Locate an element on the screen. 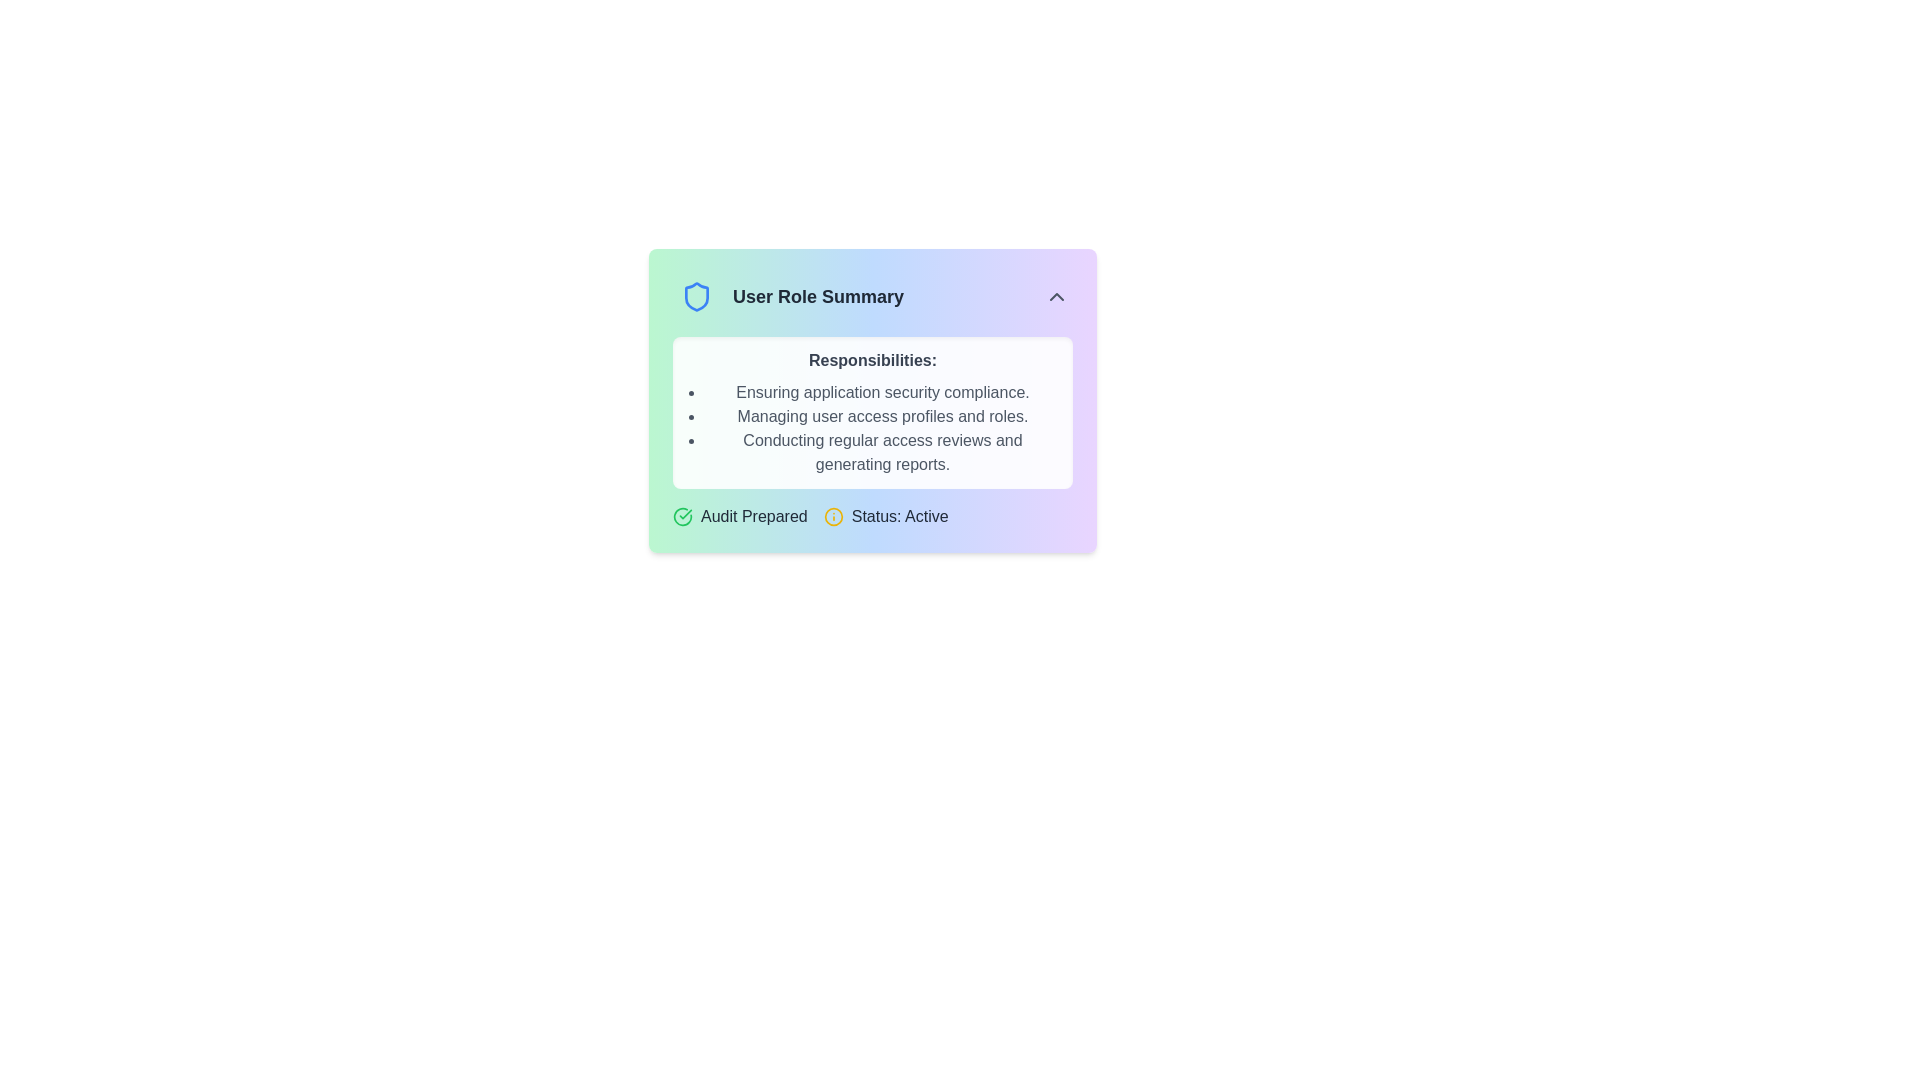 This screenshot has height=1080, width=1920. the third text element in the 'Responsibilities' section of the card that provides information about a key task associated with the user role is located at coordinates (882, 452).